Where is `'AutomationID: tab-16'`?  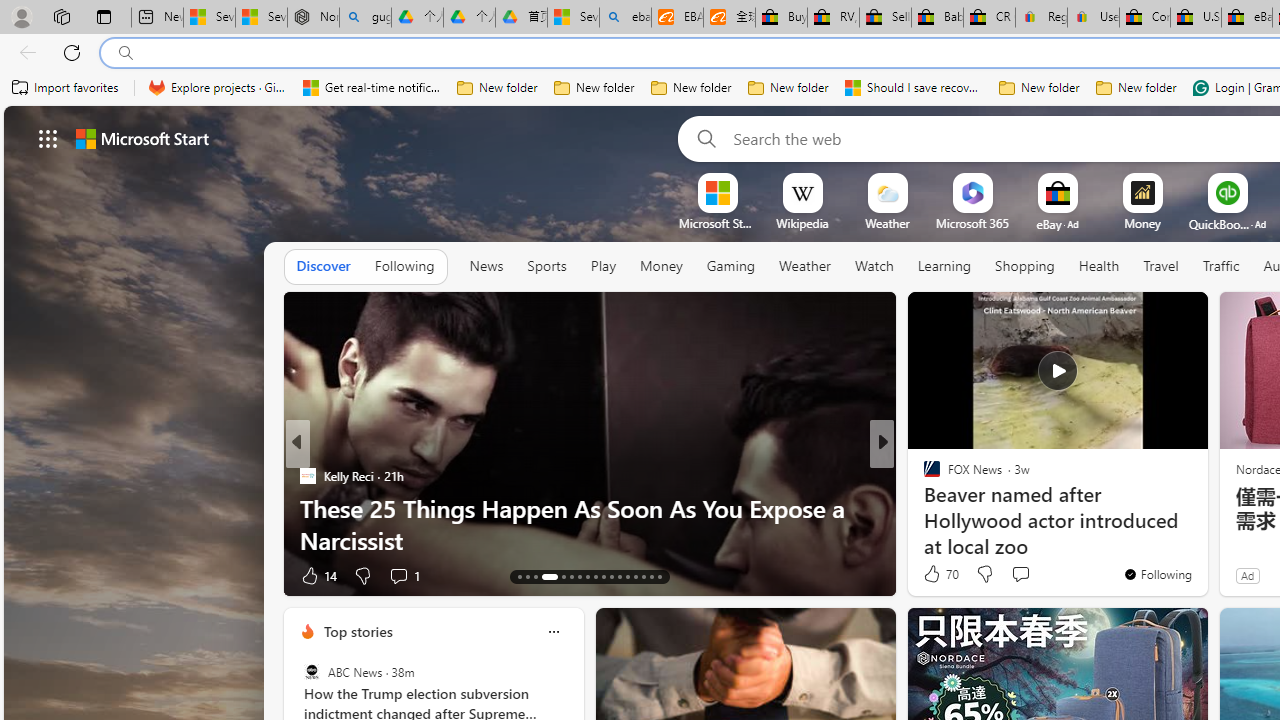
'AutomationID: tab-16' is located at coordinates (549, 577).